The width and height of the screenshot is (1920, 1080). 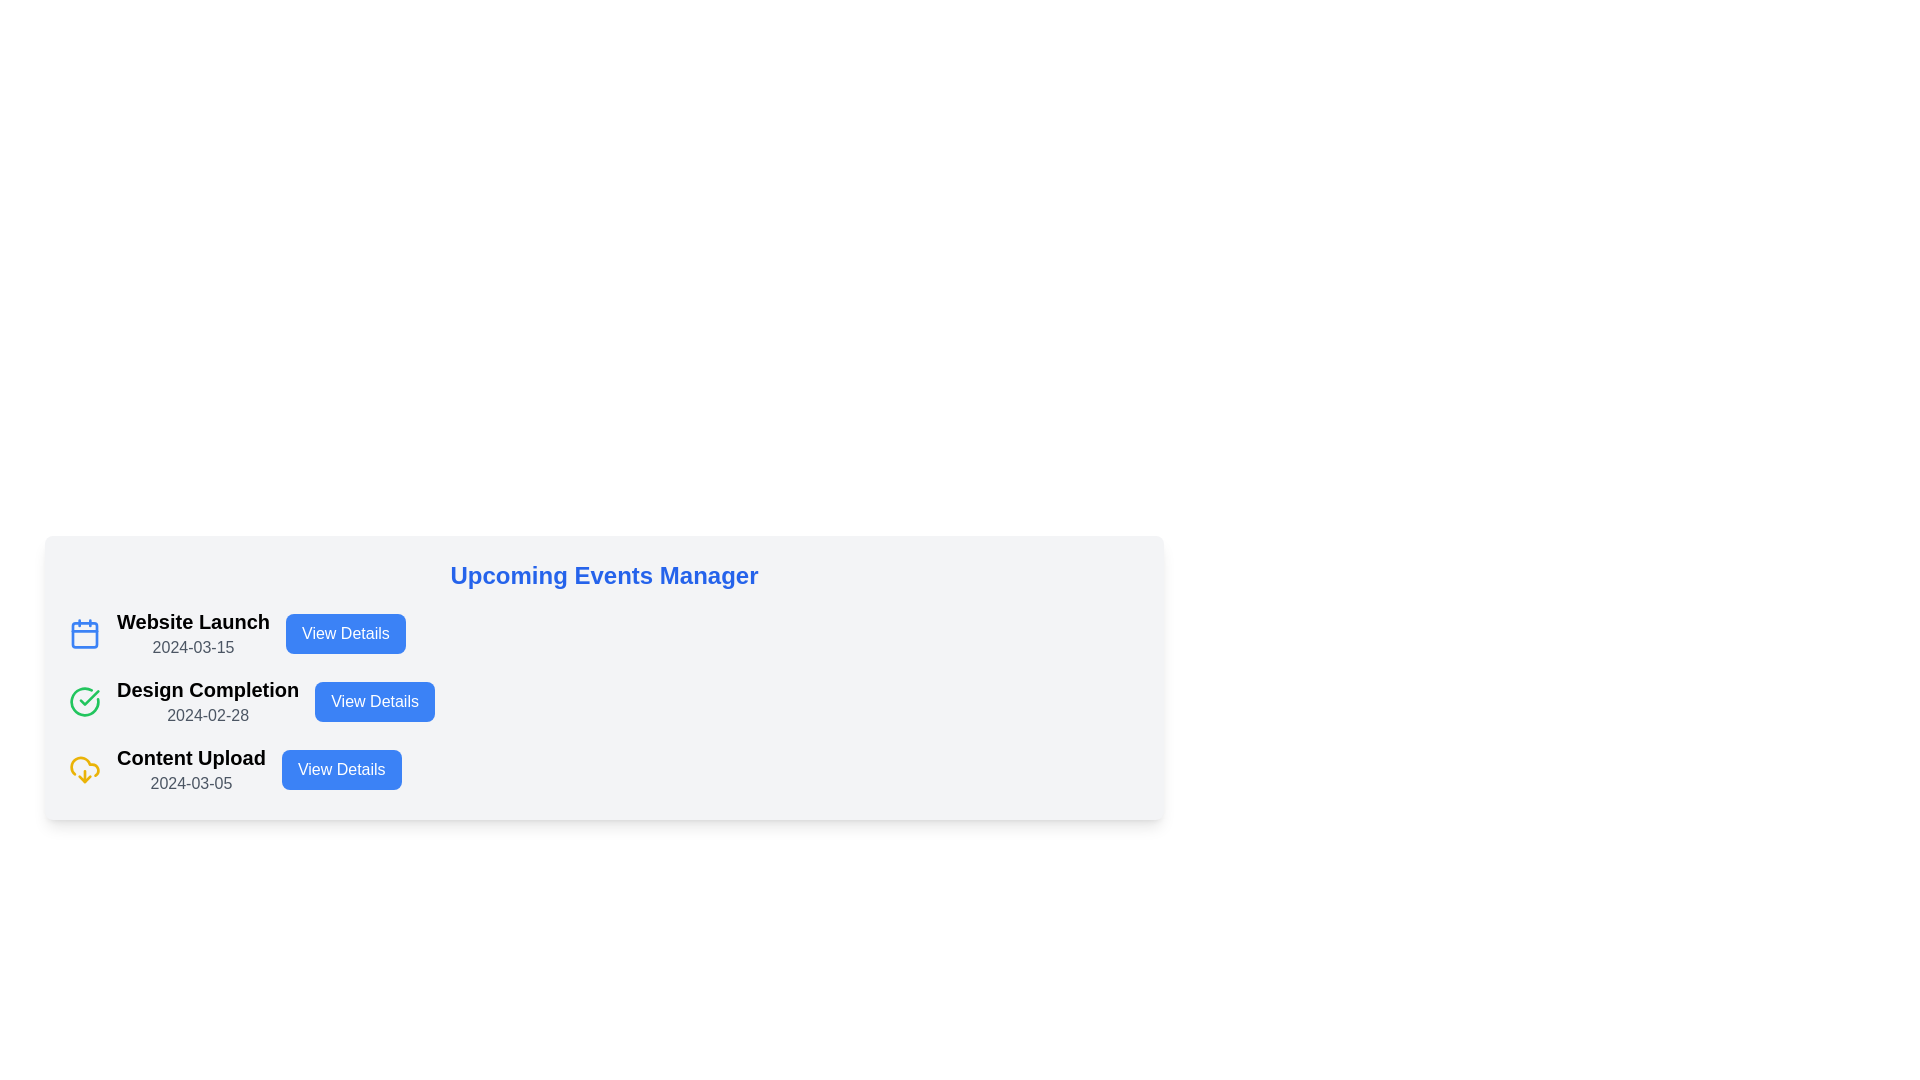 What do you see at coordinates (603, 575) in the screenshot?
I see `the Static text header displaying 'Upcoming Events Manager' in blue, bold font, located at the top of the event details section` at bounding box center [603, 575].